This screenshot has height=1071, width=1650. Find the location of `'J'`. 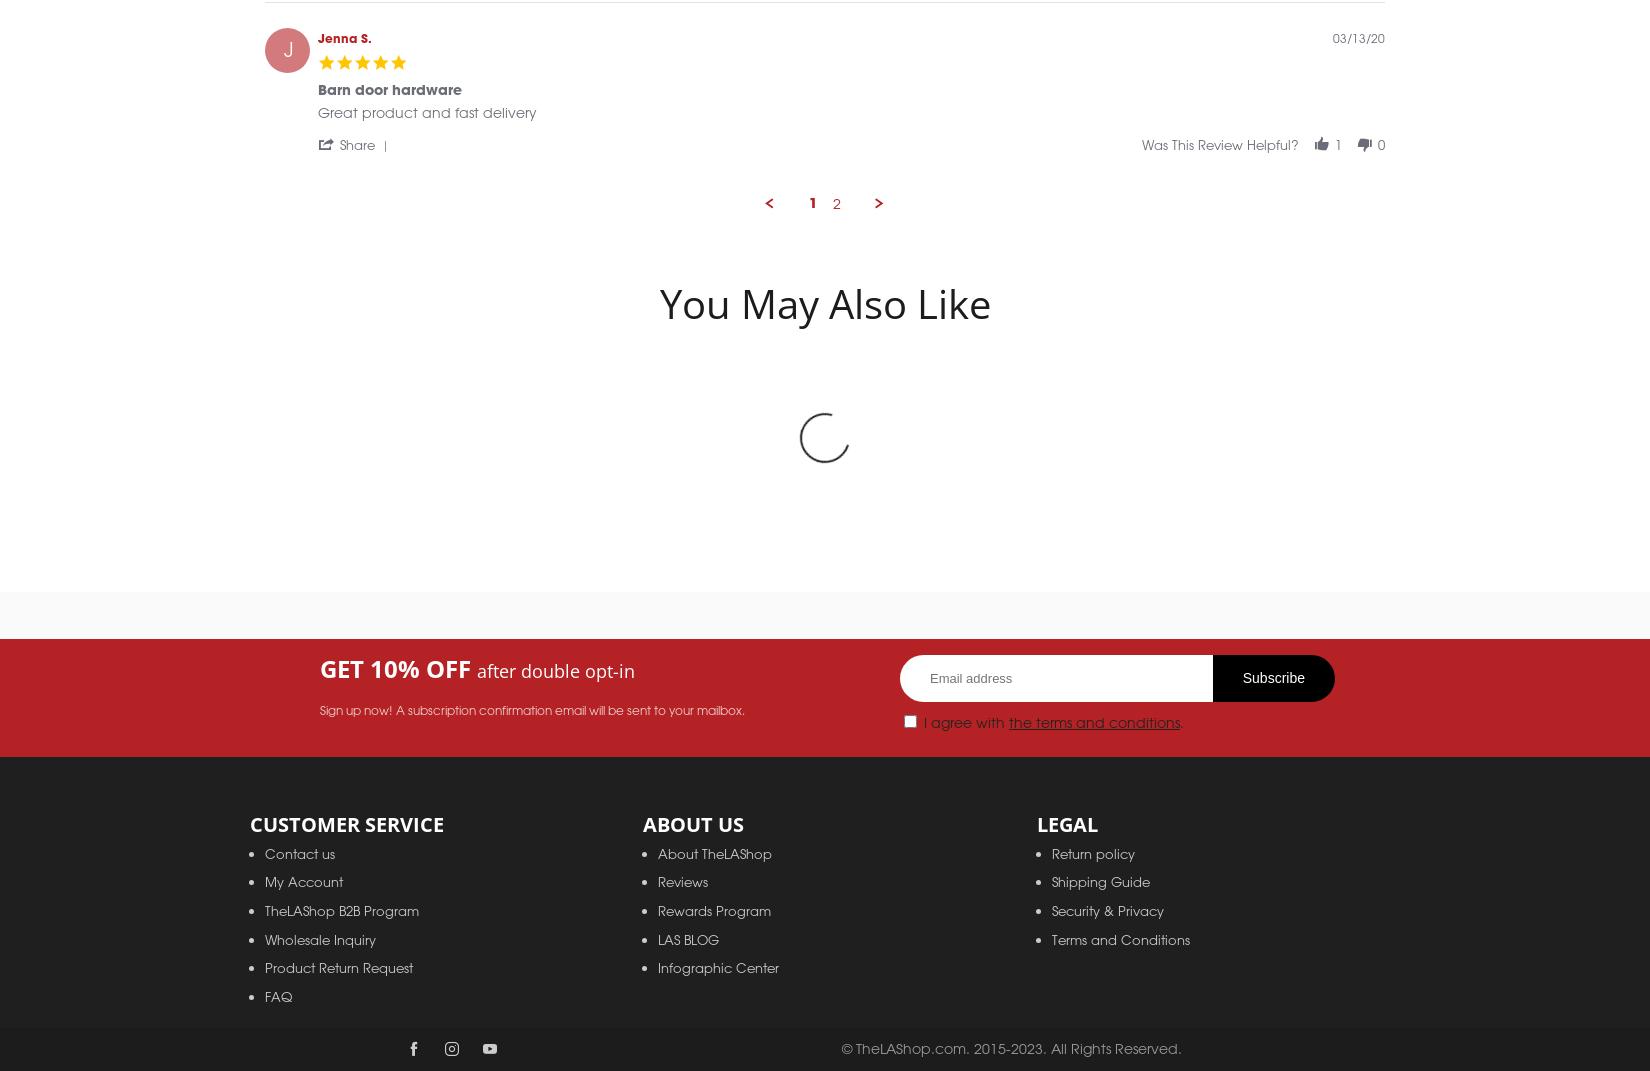

'J' is located at coordinates (287, 70).